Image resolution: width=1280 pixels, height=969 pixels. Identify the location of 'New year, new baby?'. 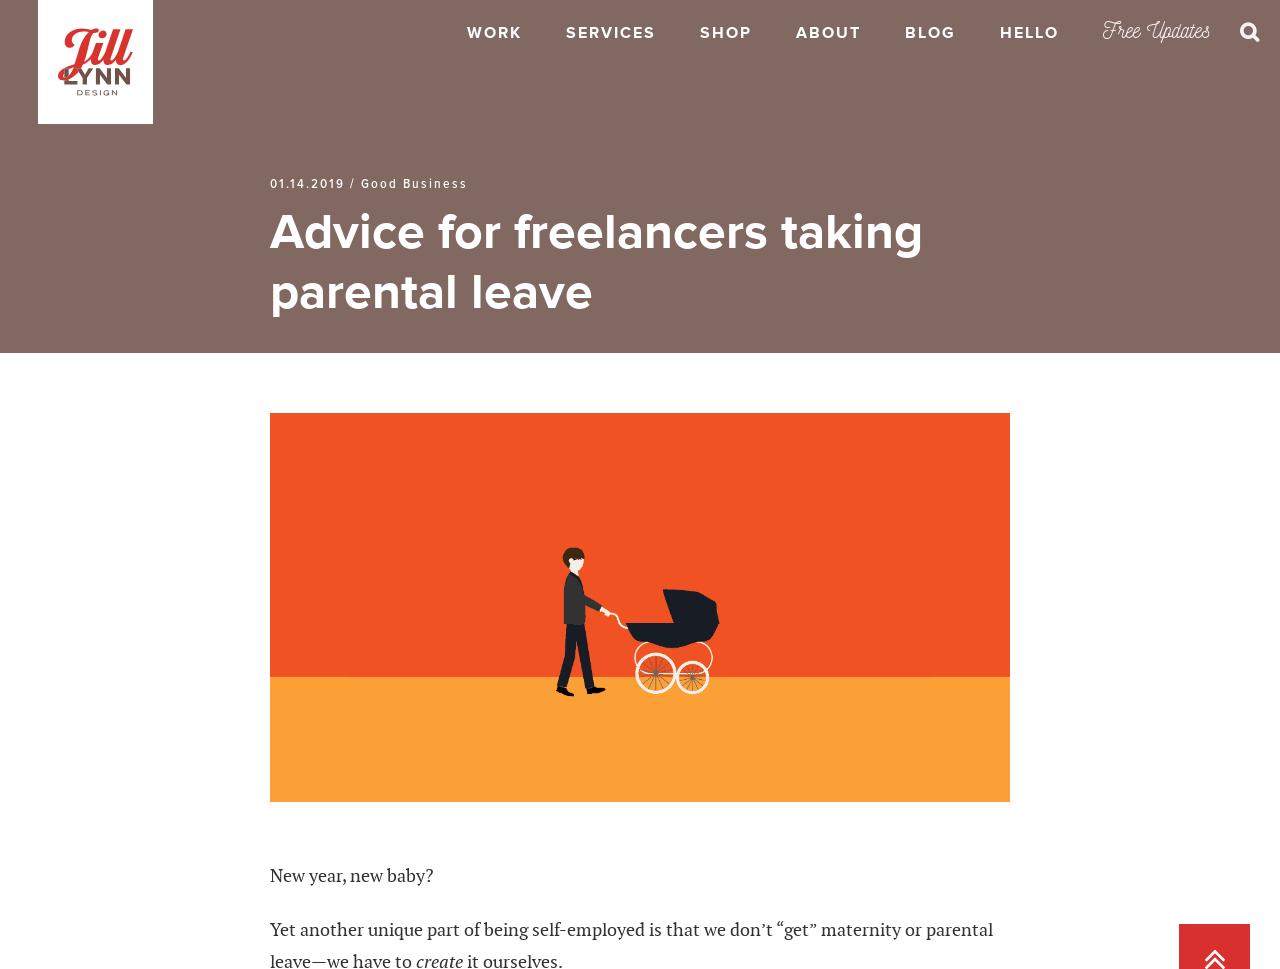
(352, 874).